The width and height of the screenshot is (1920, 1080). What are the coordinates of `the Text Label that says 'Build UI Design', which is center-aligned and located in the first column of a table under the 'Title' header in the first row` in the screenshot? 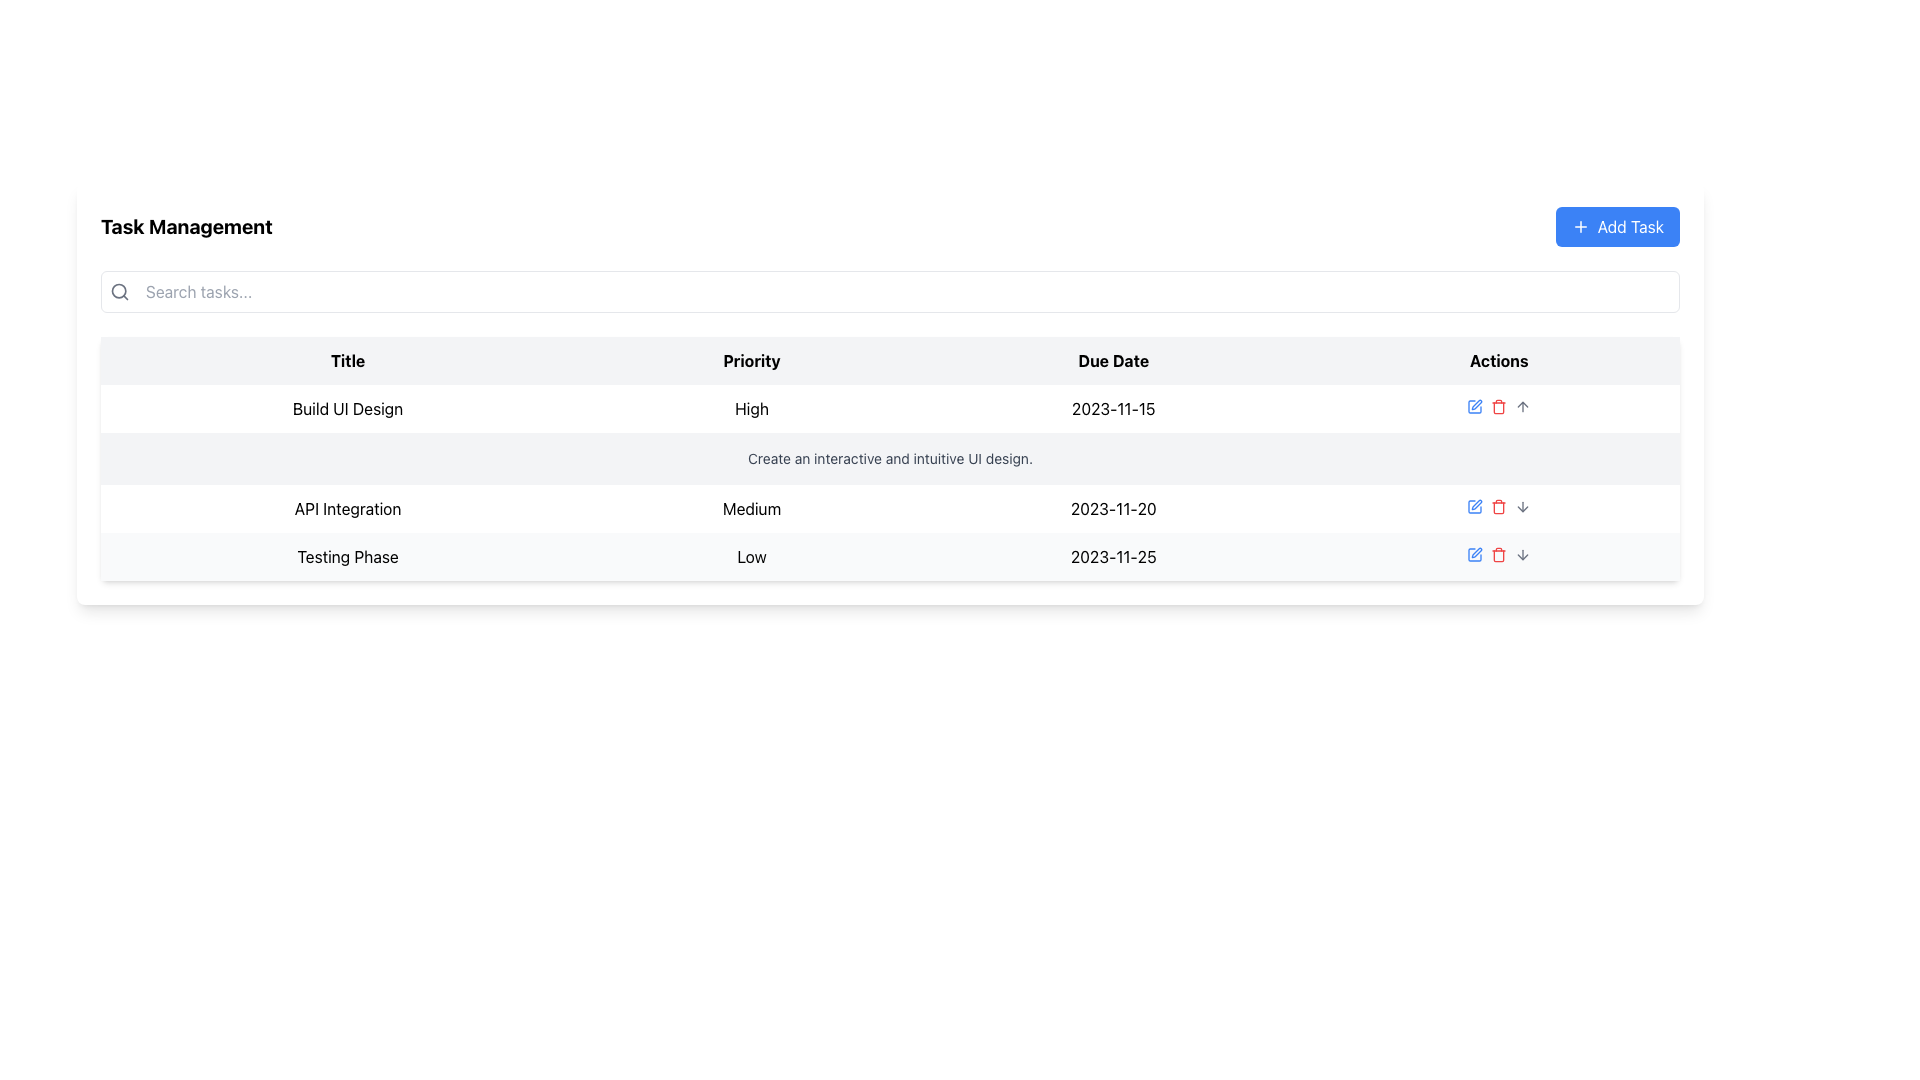 It's located at (348, 407).